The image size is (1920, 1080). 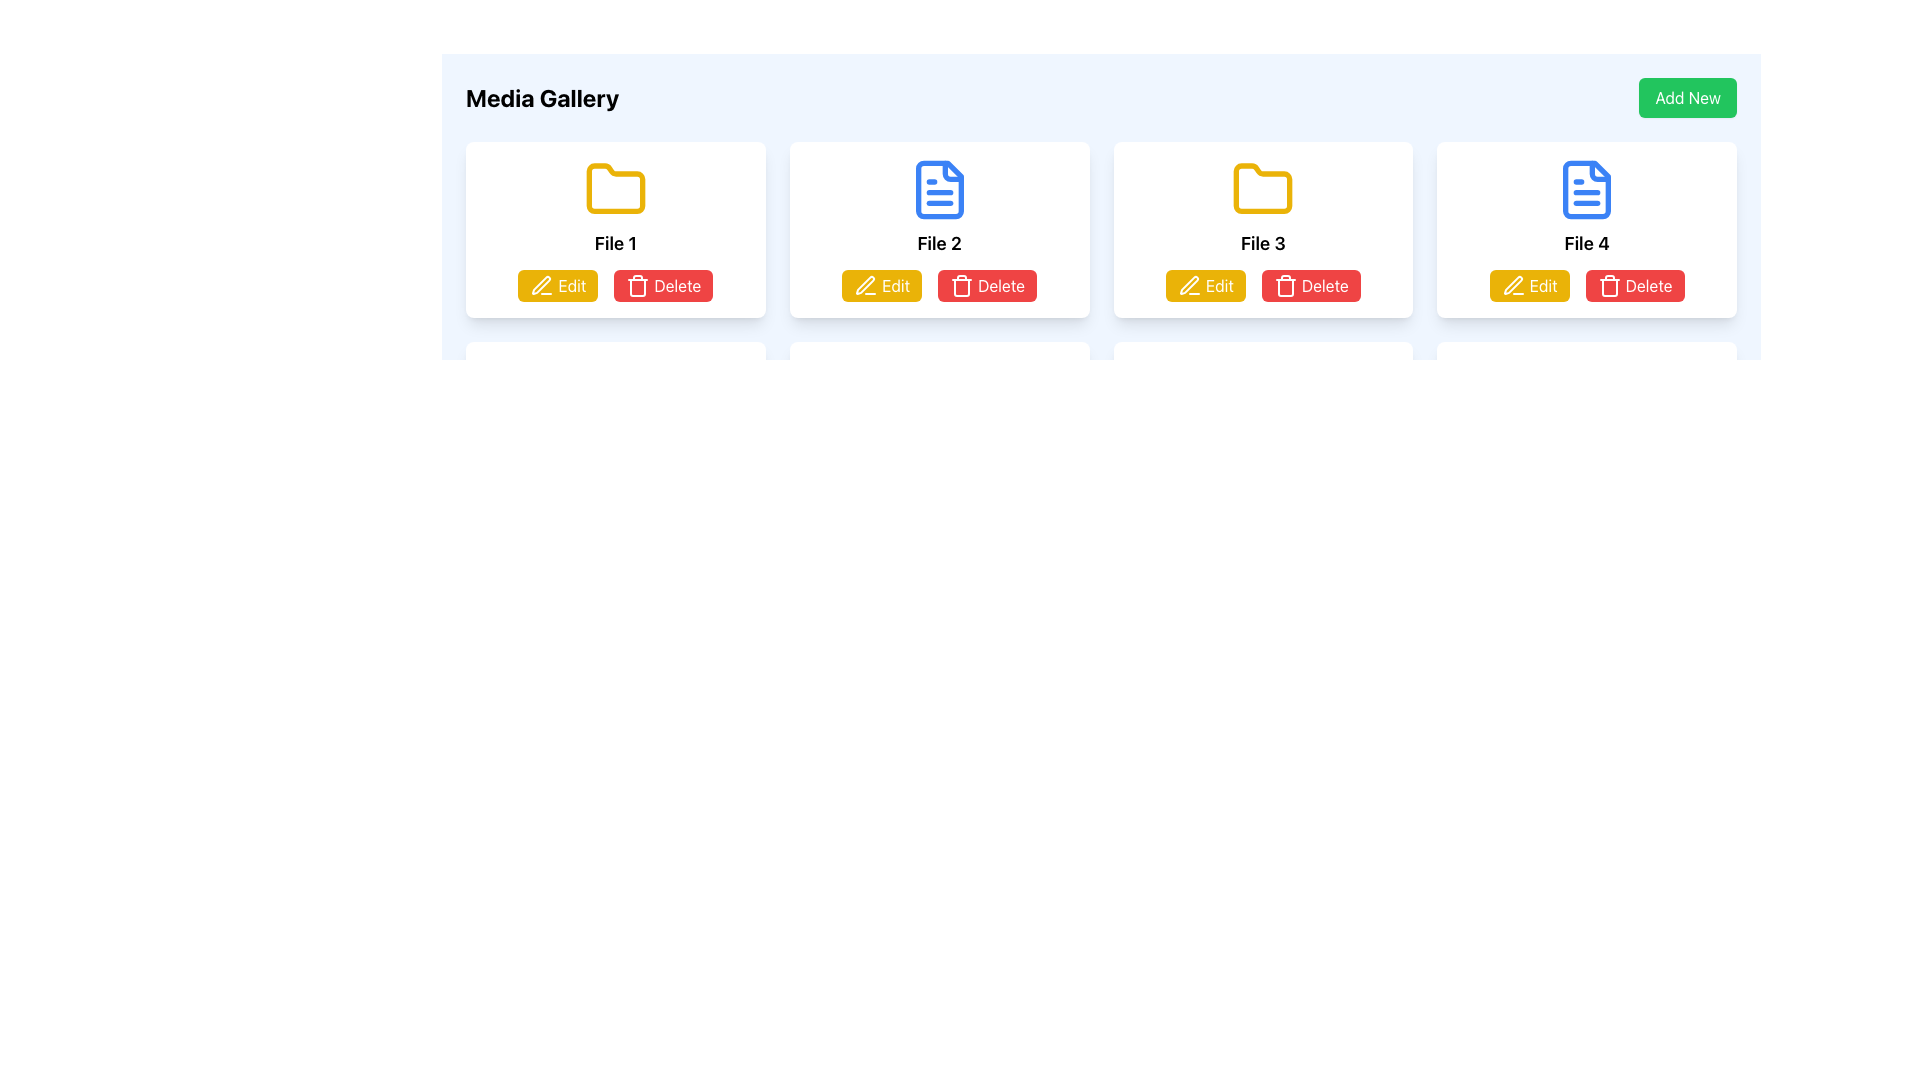 What do you see at coordinates (1189, 285) in the screenshot?
I see `the 'Edit' icon for the third item labeled 'File 3' in the media gallery grid layout` at bounding box center [1189, 285].